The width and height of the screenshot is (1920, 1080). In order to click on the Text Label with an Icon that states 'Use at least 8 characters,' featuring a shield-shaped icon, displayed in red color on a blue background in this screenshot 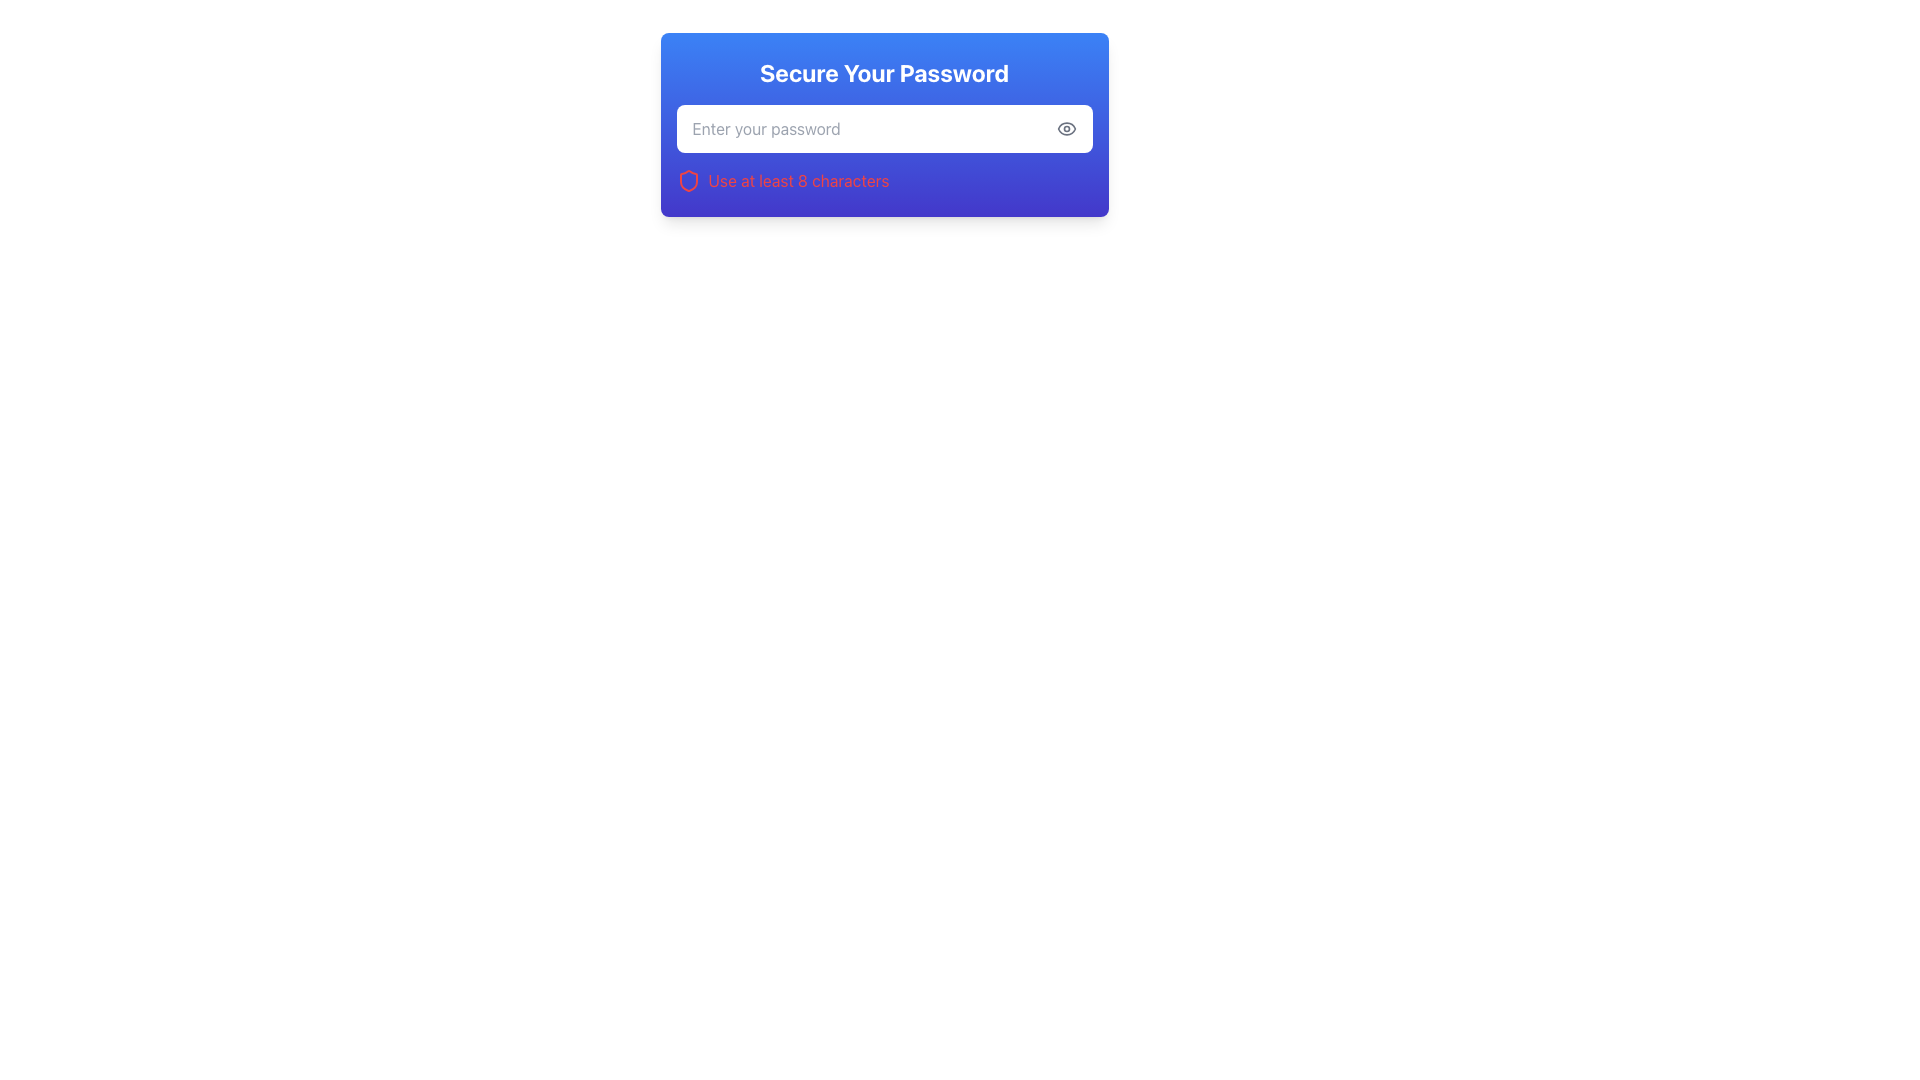, I will do `click(883, 181)`.